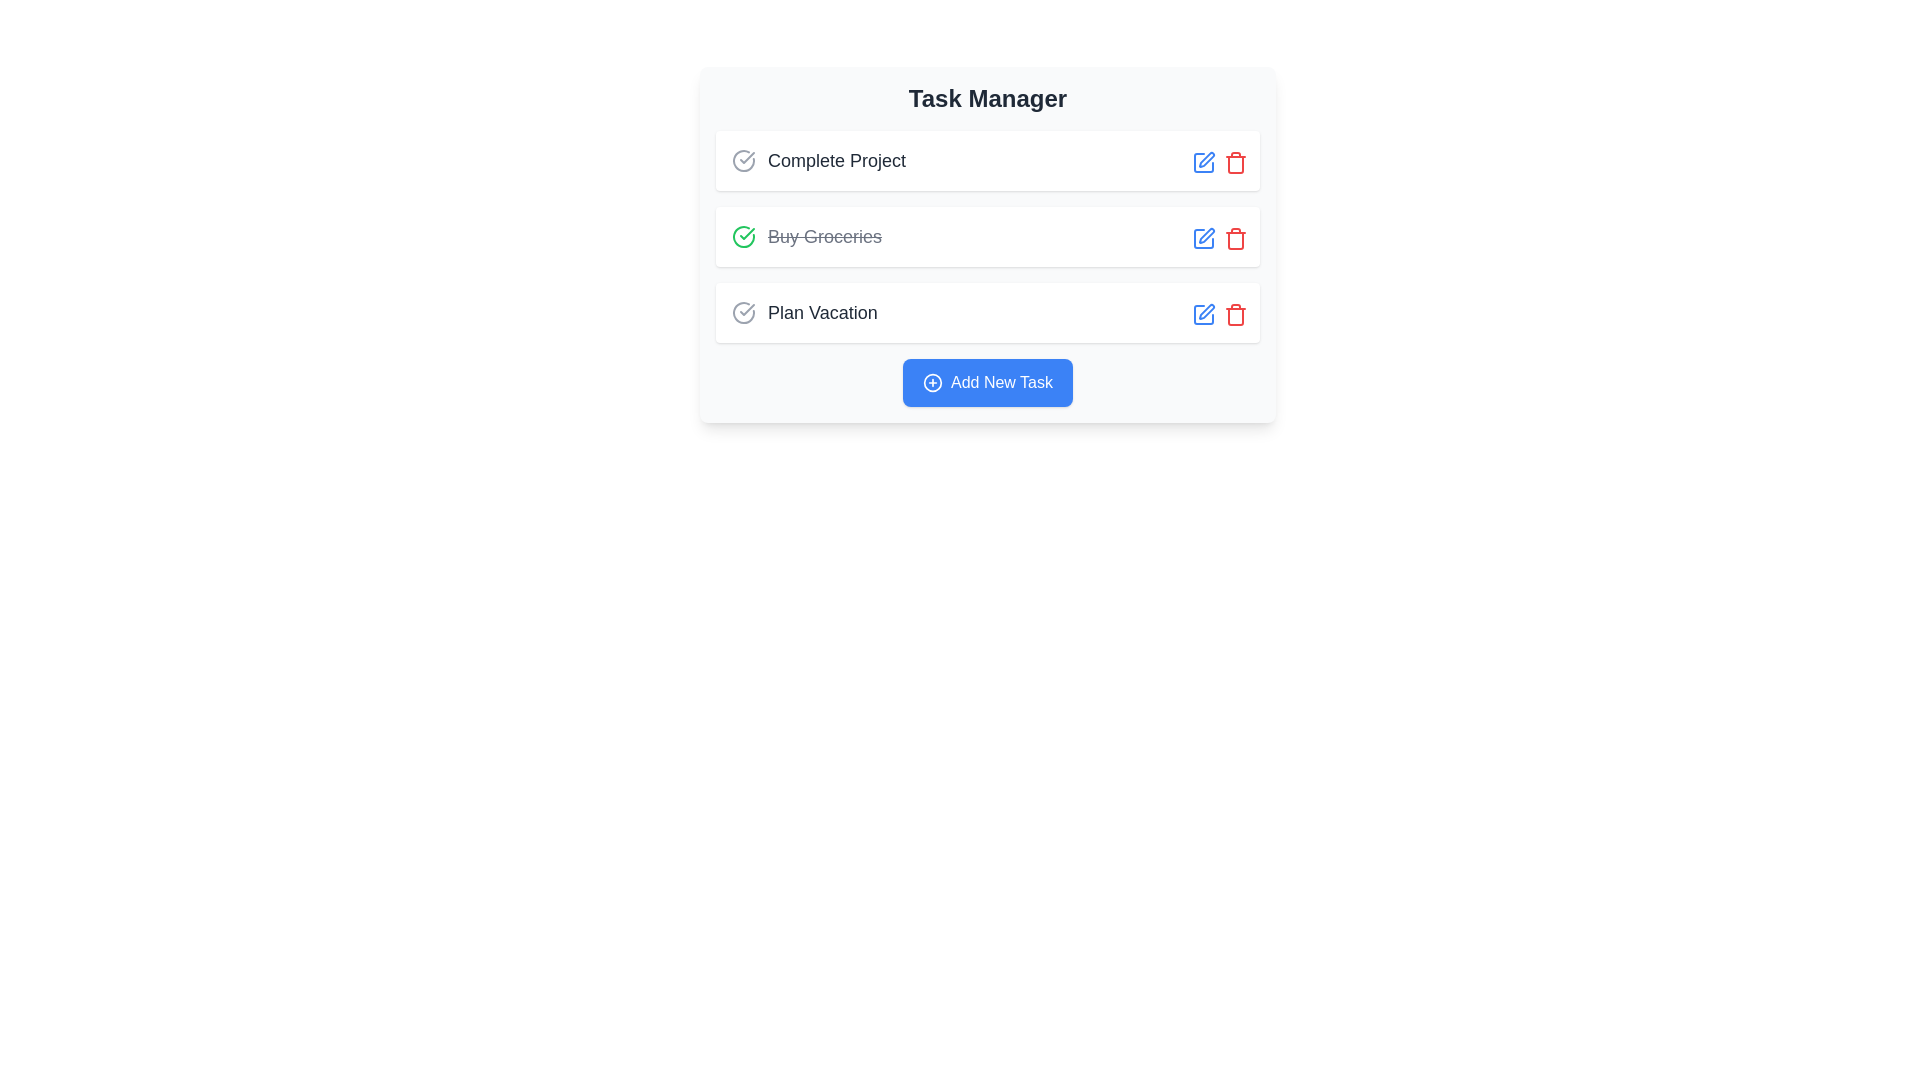 This screenshot has width=1920, height=1080. Describe the element at coordinates (1217, 235) in the screenshot. I see `the Action Button Group located in the middle of the 'Buy Groceries' task entry row` at that location.